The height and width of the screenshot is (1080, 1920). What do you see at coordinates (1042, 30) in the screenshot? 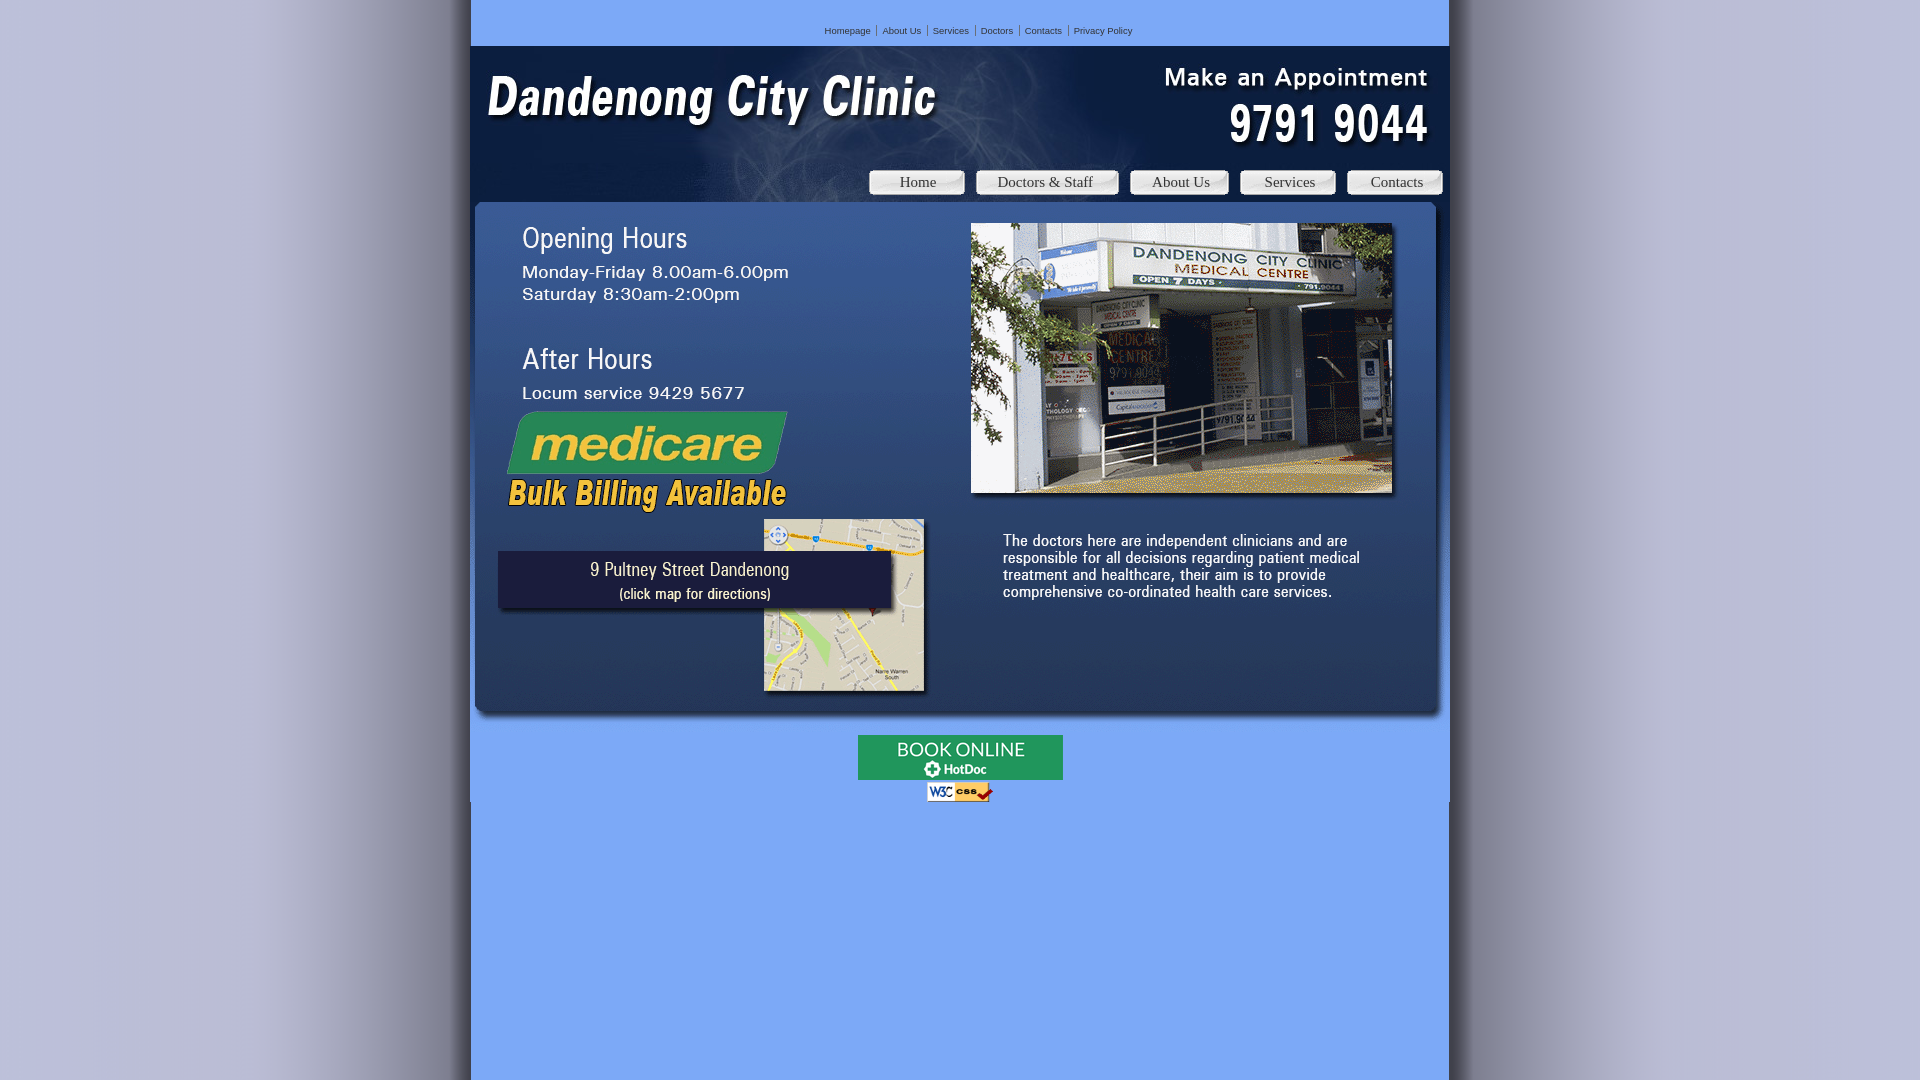
I see `'Contacts'` at bounding box center [1042, 30].